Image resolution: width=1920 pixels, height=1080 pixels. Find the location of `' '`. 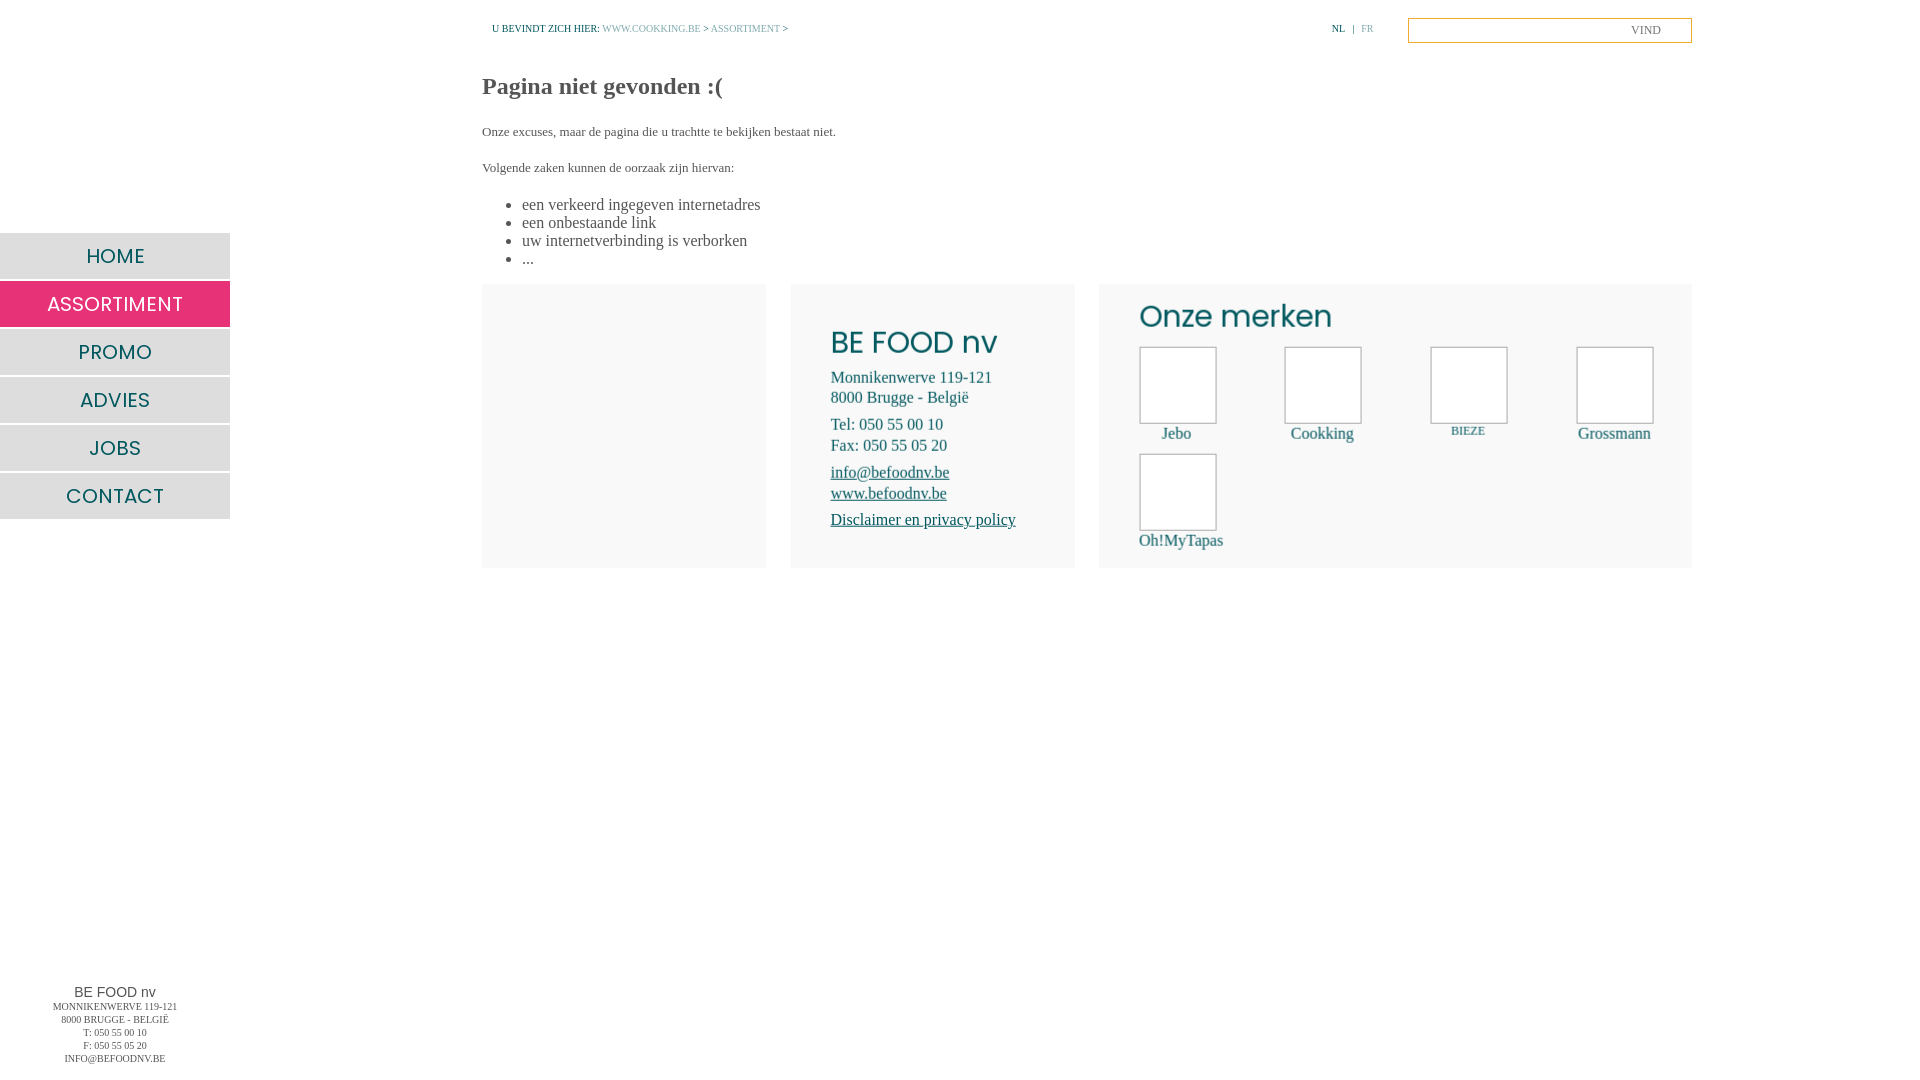

' ' is located at coordinates (623, 424).